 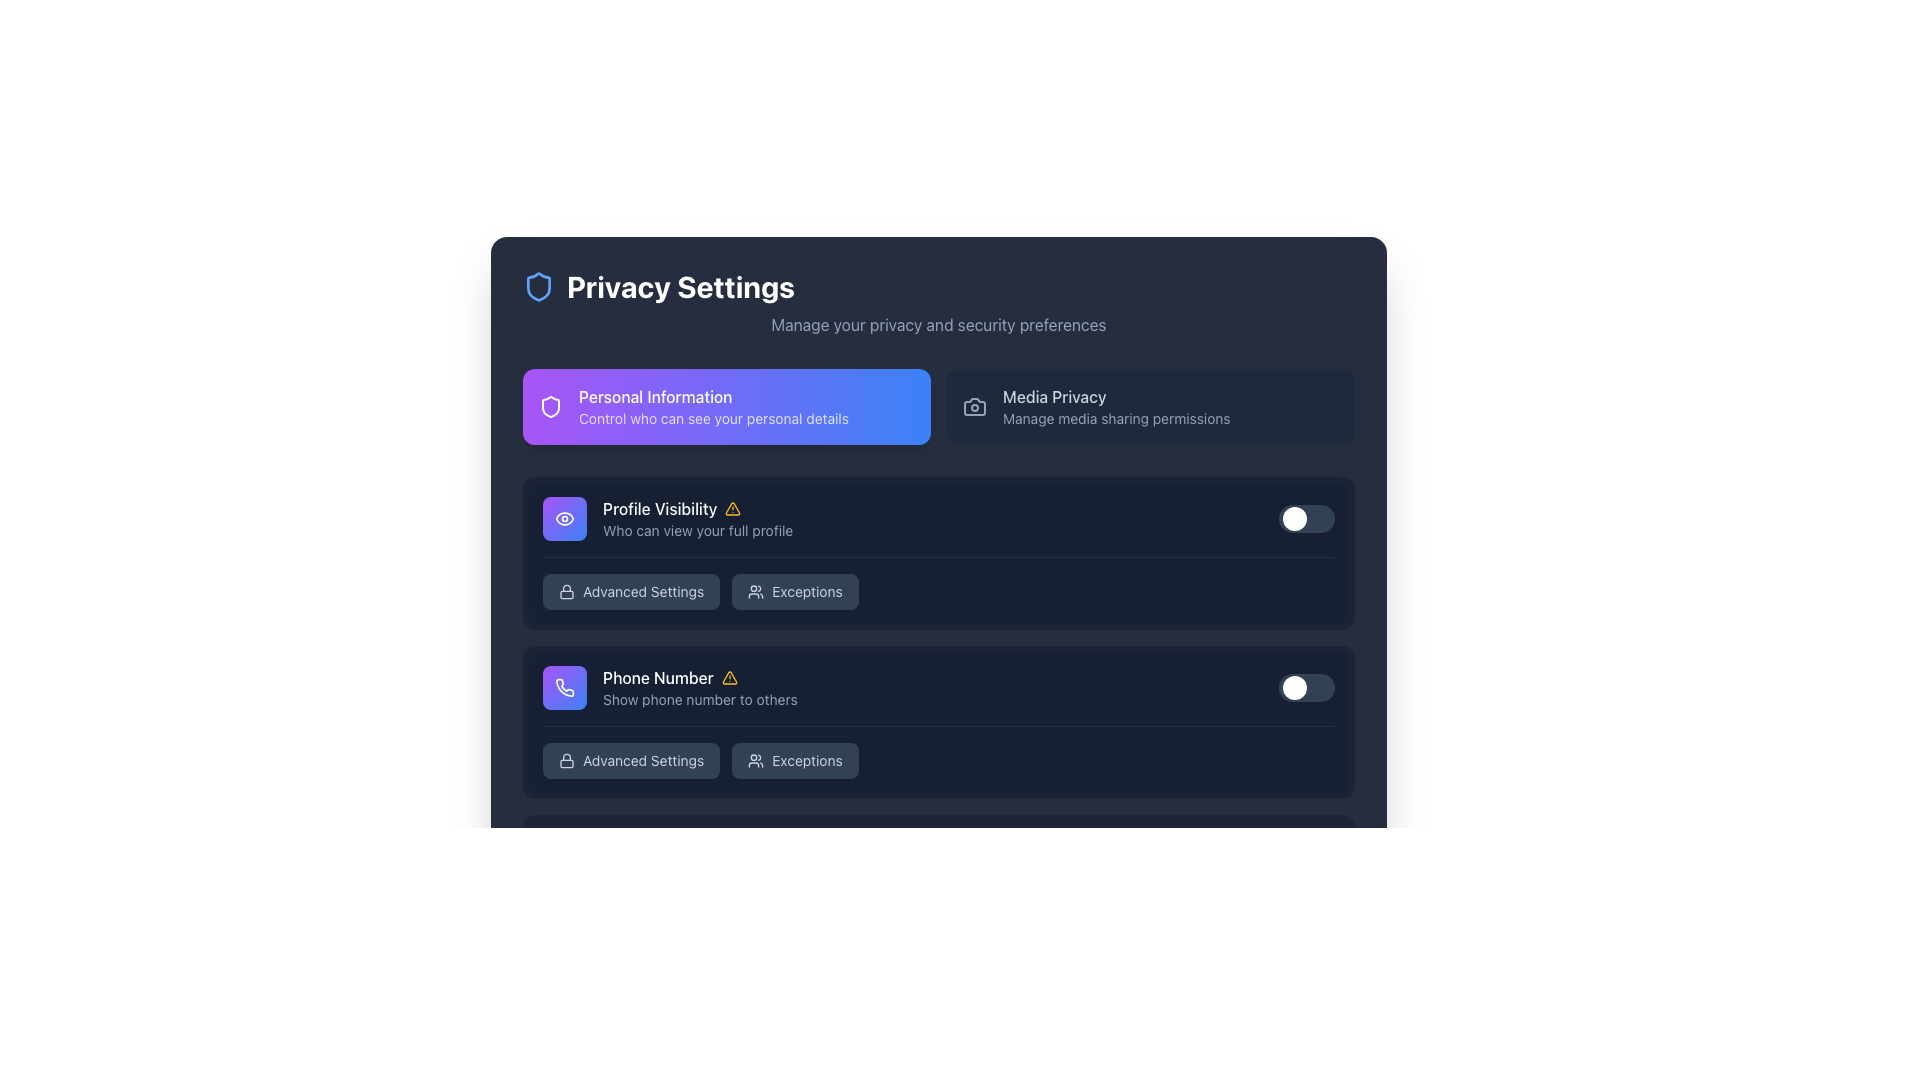 I want to click on the Text Label that provides a brief explanation of the 'Privacy Settings' section, located below the 'Privacy Settings' title, so click(x=938, y=323).